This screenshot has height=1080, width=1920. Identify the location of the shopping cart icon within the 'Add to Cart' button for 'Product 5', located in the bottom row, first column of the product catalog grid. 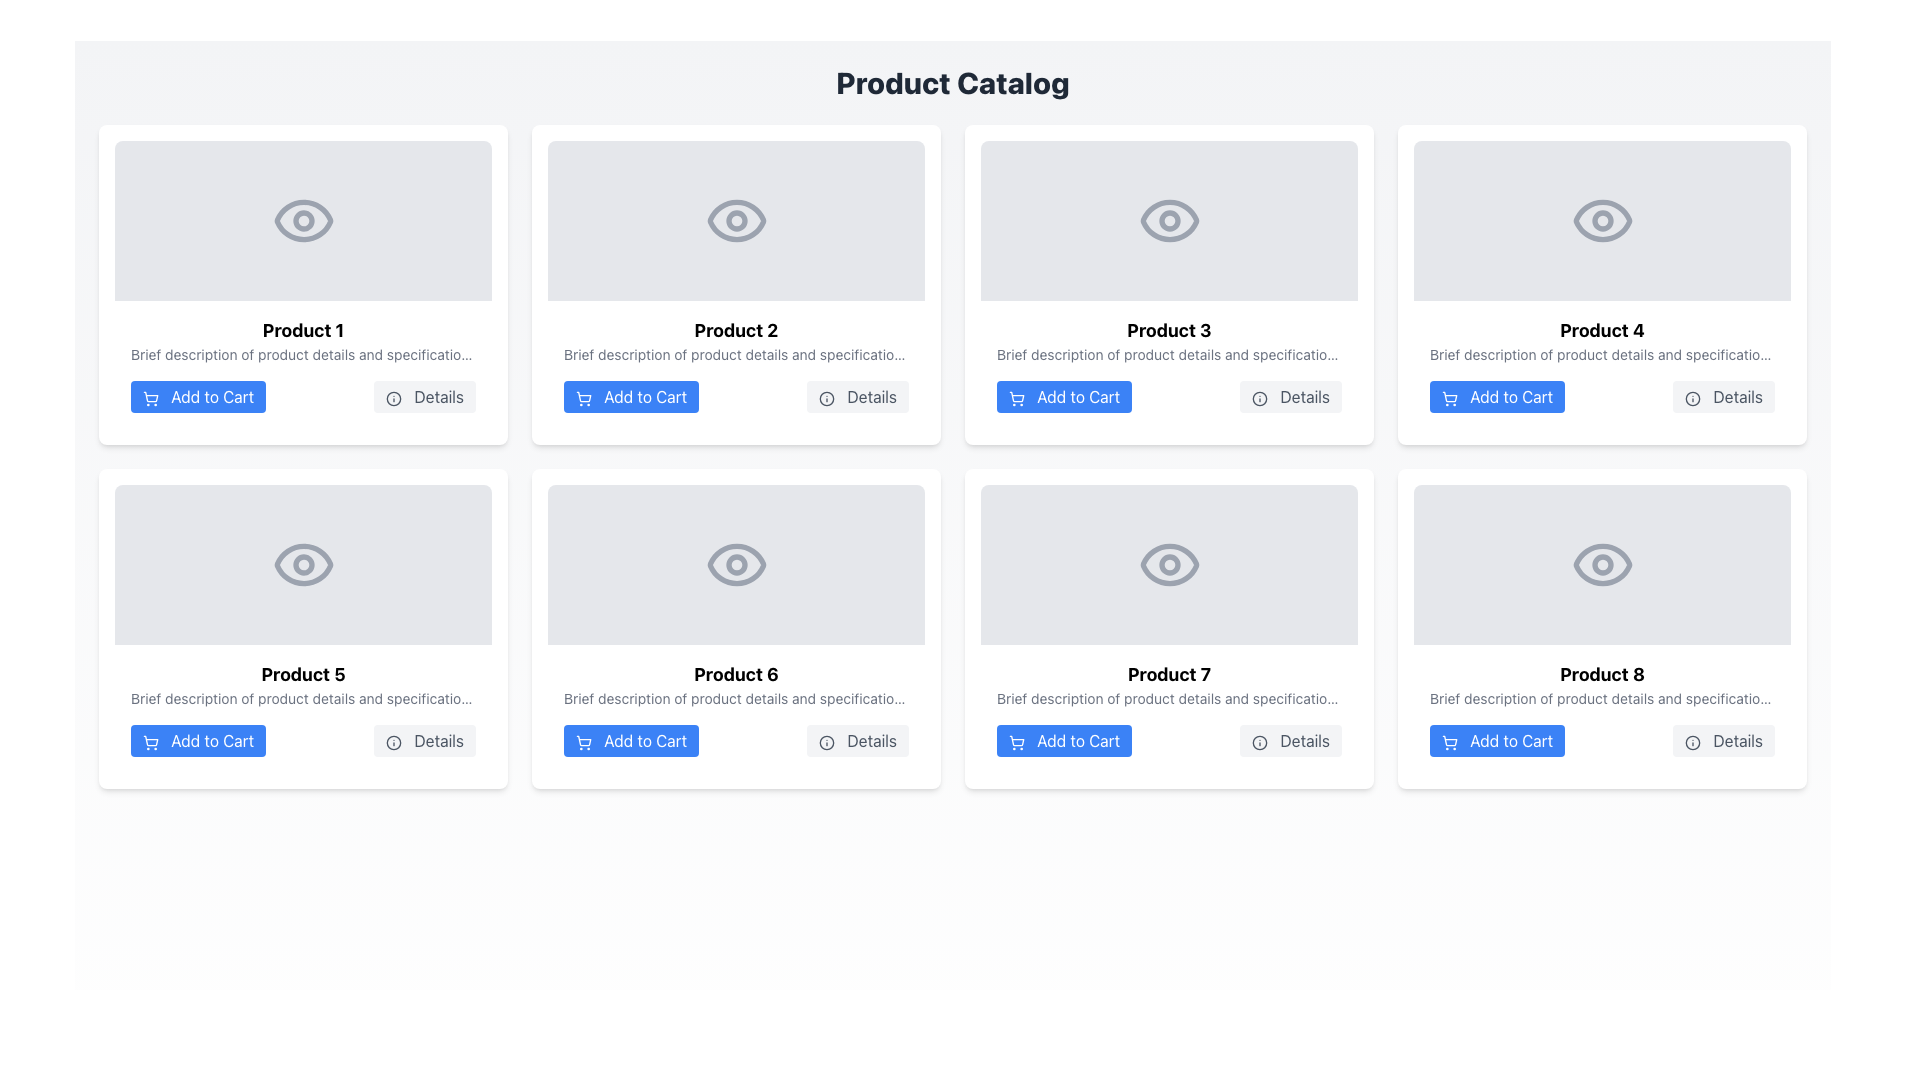
(149, 741).